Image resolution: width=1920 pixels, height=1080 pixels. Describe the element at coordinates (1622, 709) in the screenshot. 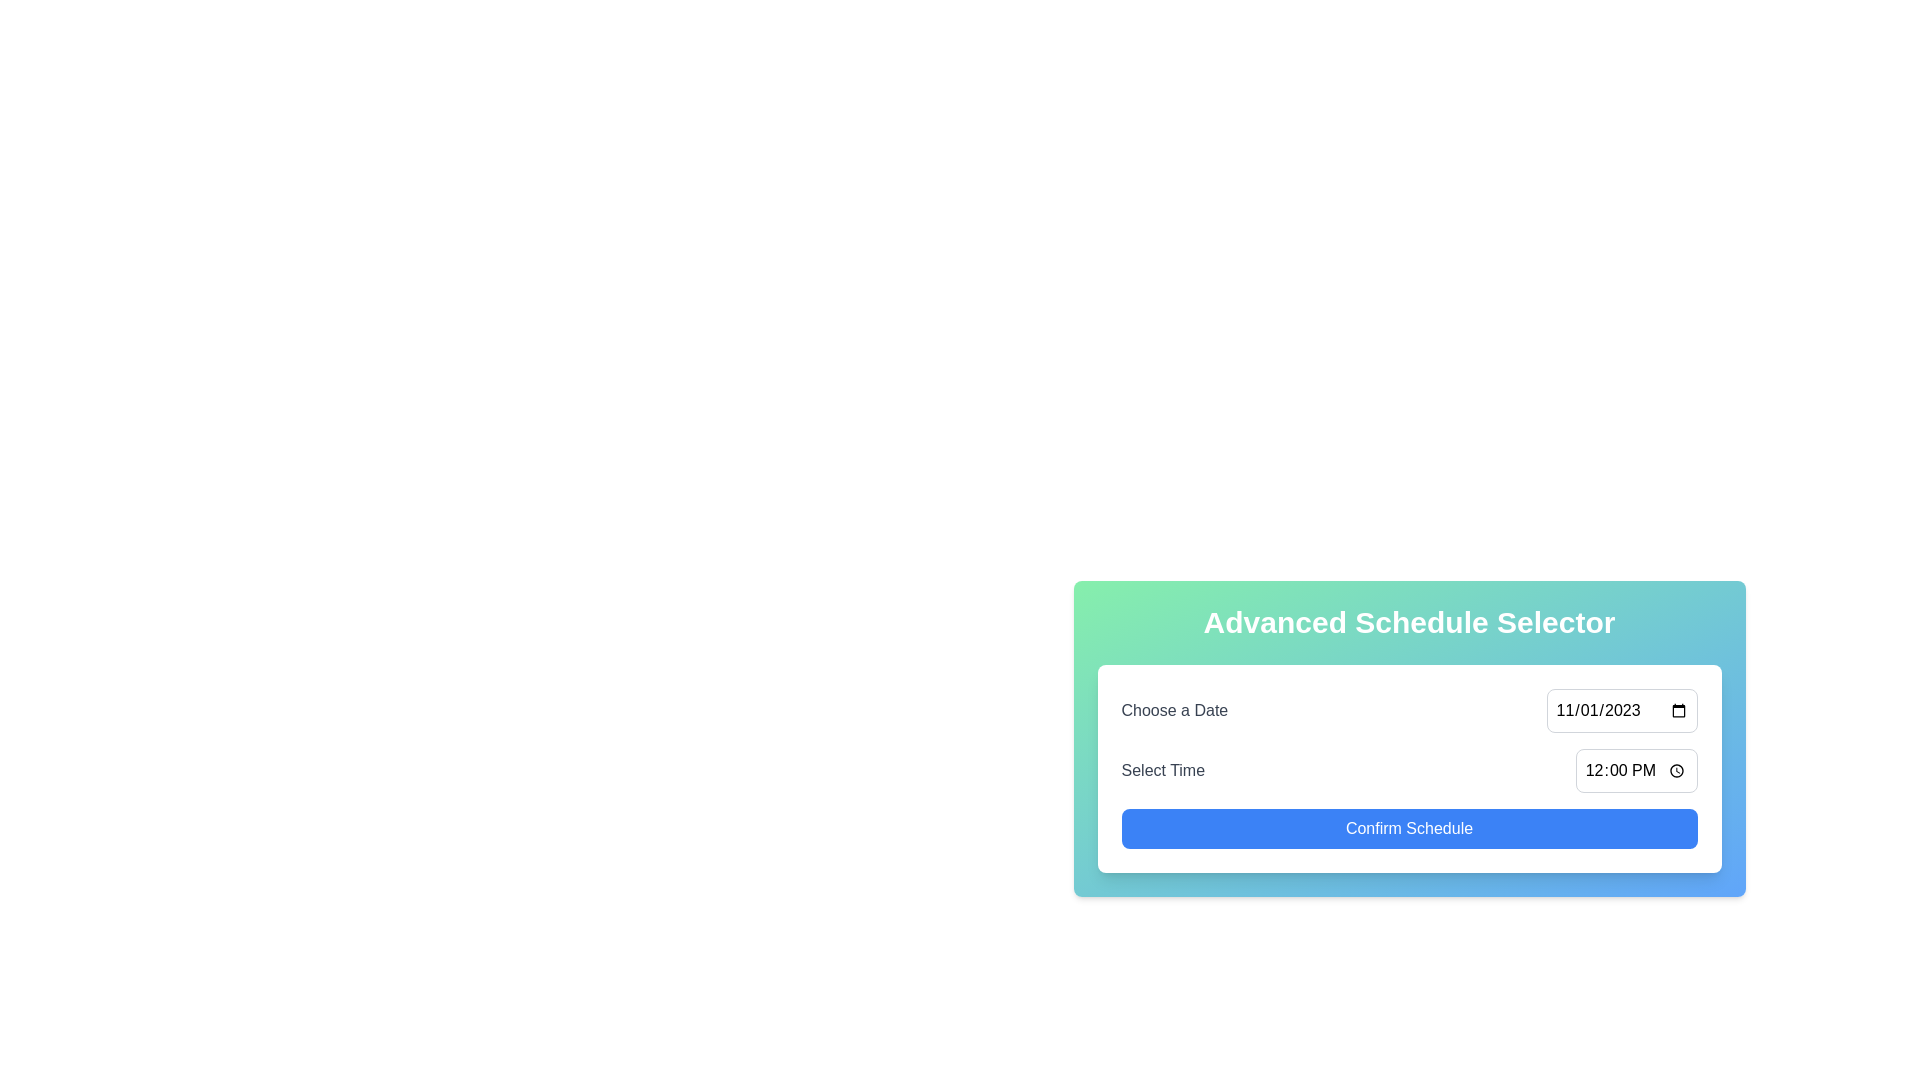

I see `the date input field with the displayed value '11/01/2023' located in the top-right section of the 'Advanced Schedule Selector' panel` at that location.